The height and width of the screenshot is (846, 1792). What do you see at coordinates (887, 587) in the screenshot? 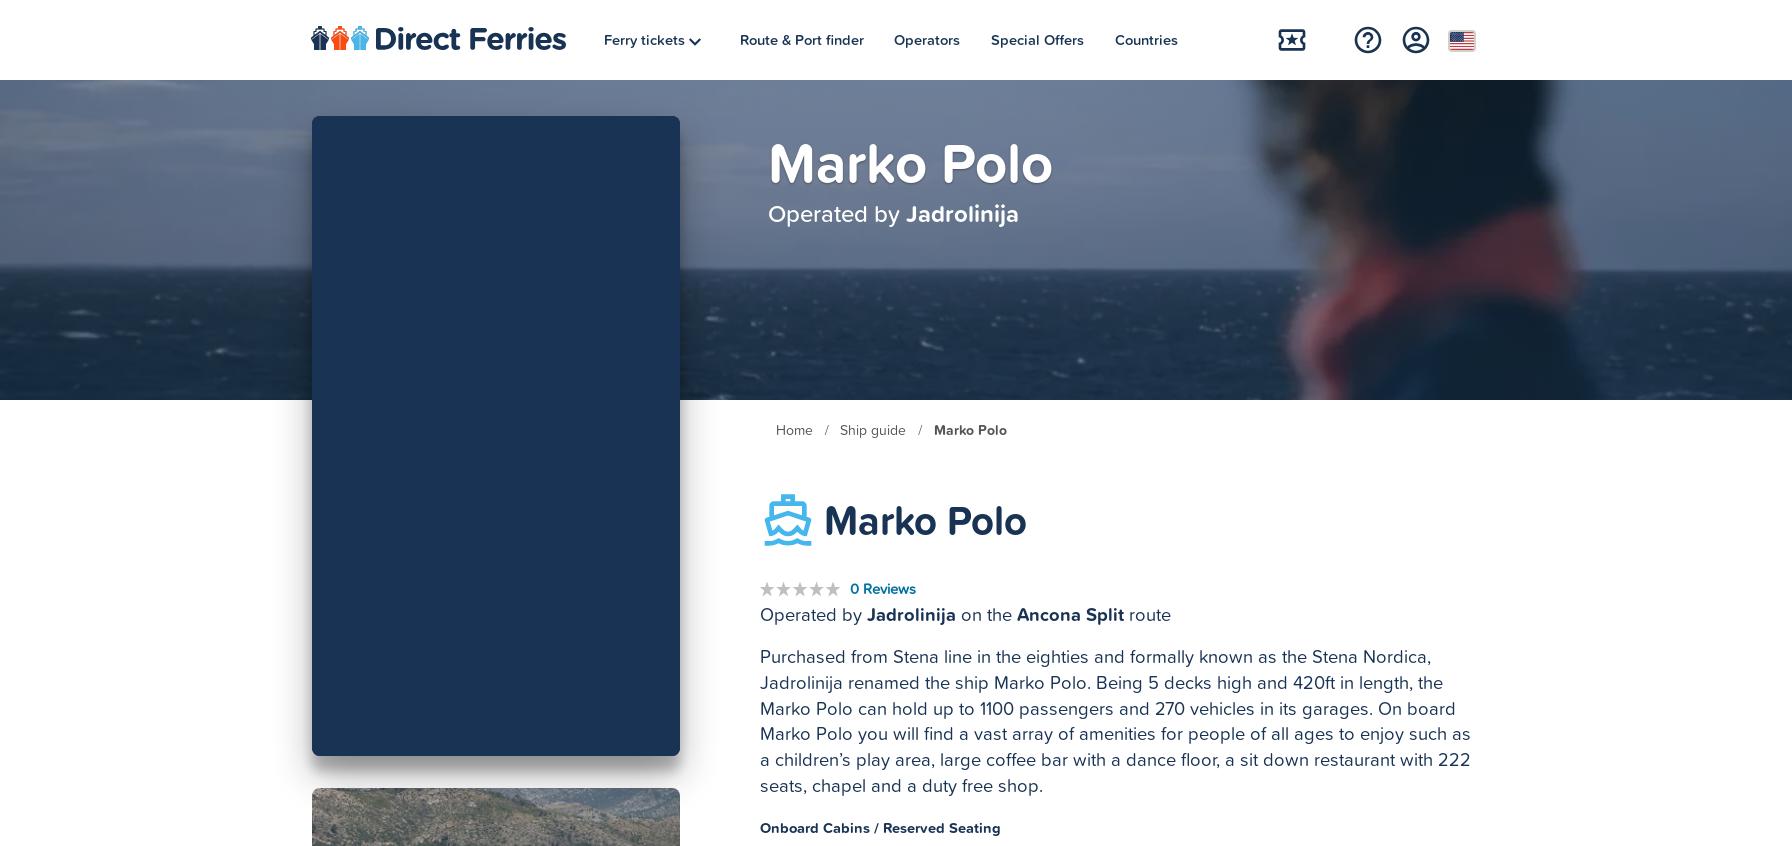
I see `'Reviews'` at bounding box center [887, 587].